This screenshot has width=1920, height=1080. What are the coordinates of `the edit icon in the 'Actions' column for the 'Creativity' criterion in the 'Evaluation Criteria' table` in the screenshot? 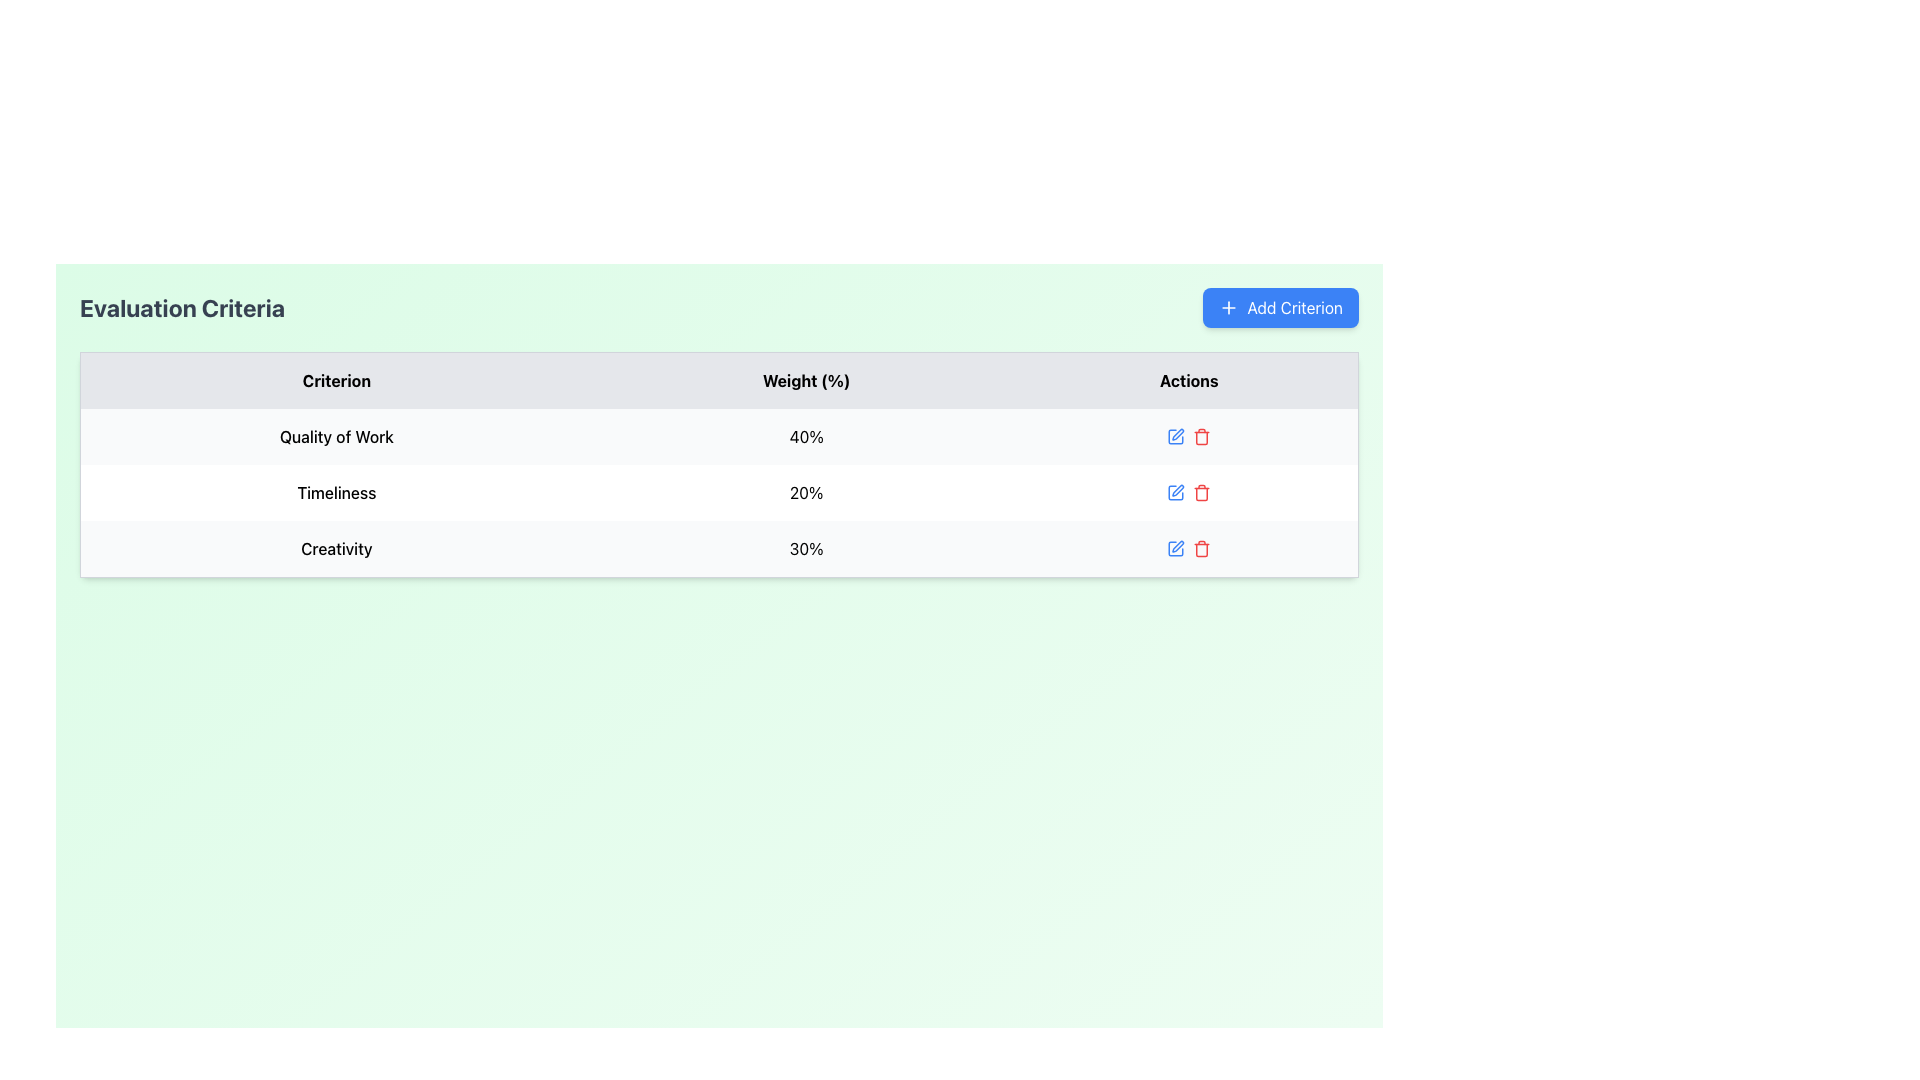 It's located at (1176, 548).